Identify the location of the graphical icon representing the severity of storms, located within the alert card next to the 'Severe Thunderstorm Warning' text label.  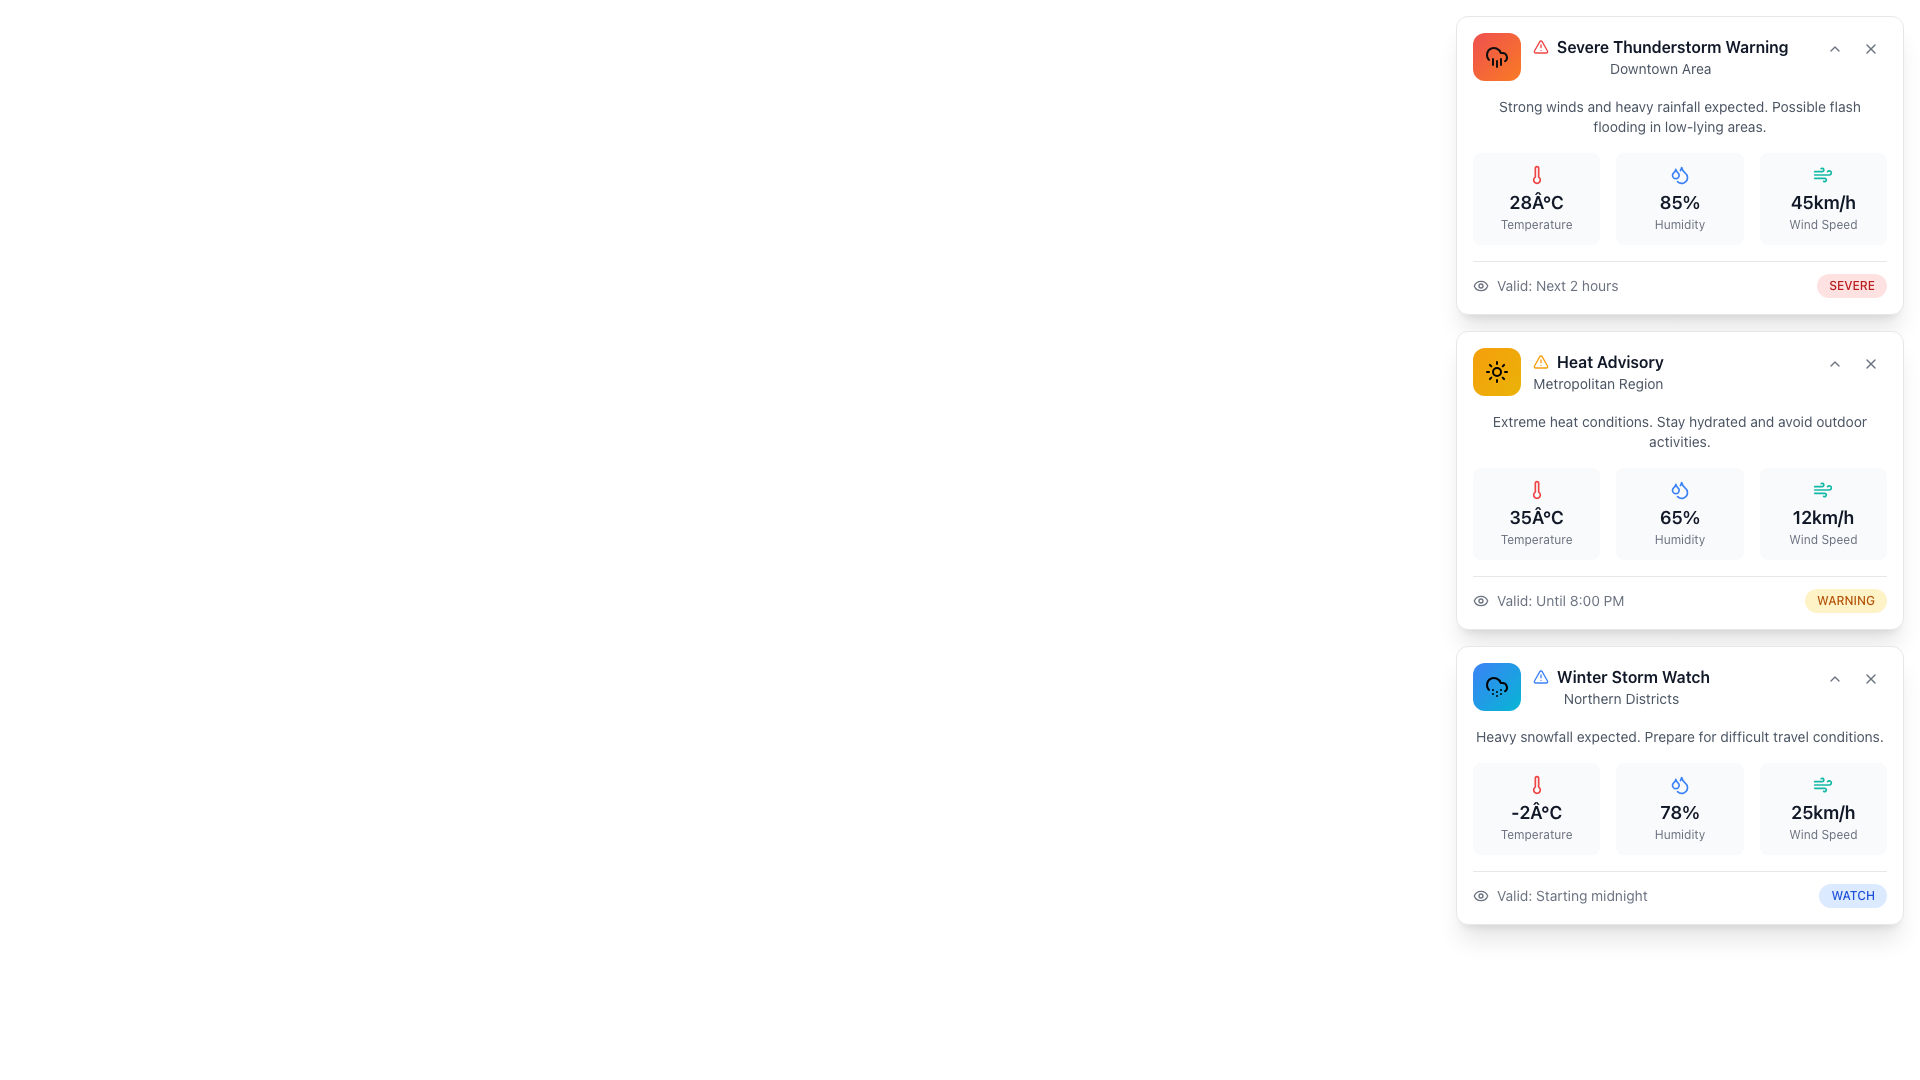
(1539, 676).